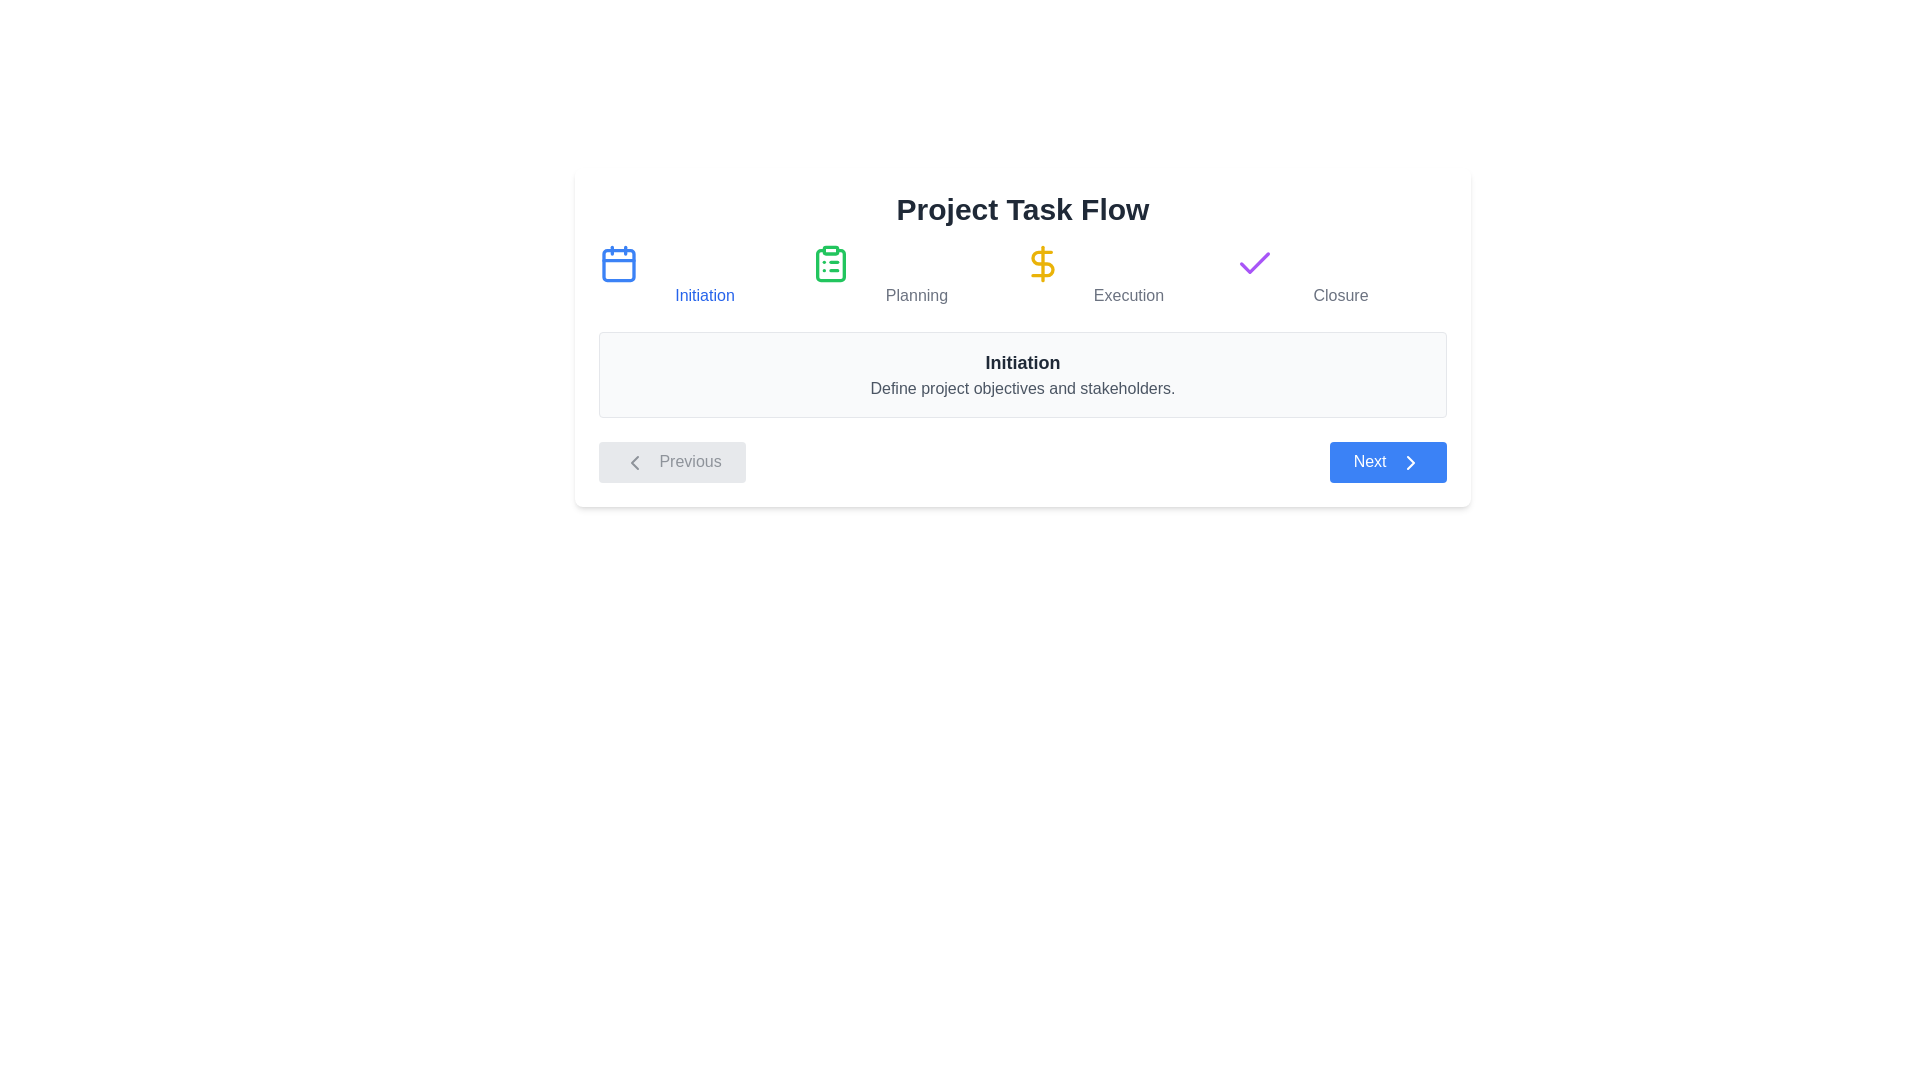  What do you see at coordinates (1022, 389) in the screenshot?
I see `the text element reading 'Define project objectives and stakeholders.' which is positioned below the 'Initiation' header` at bounding box center [1022, 389].